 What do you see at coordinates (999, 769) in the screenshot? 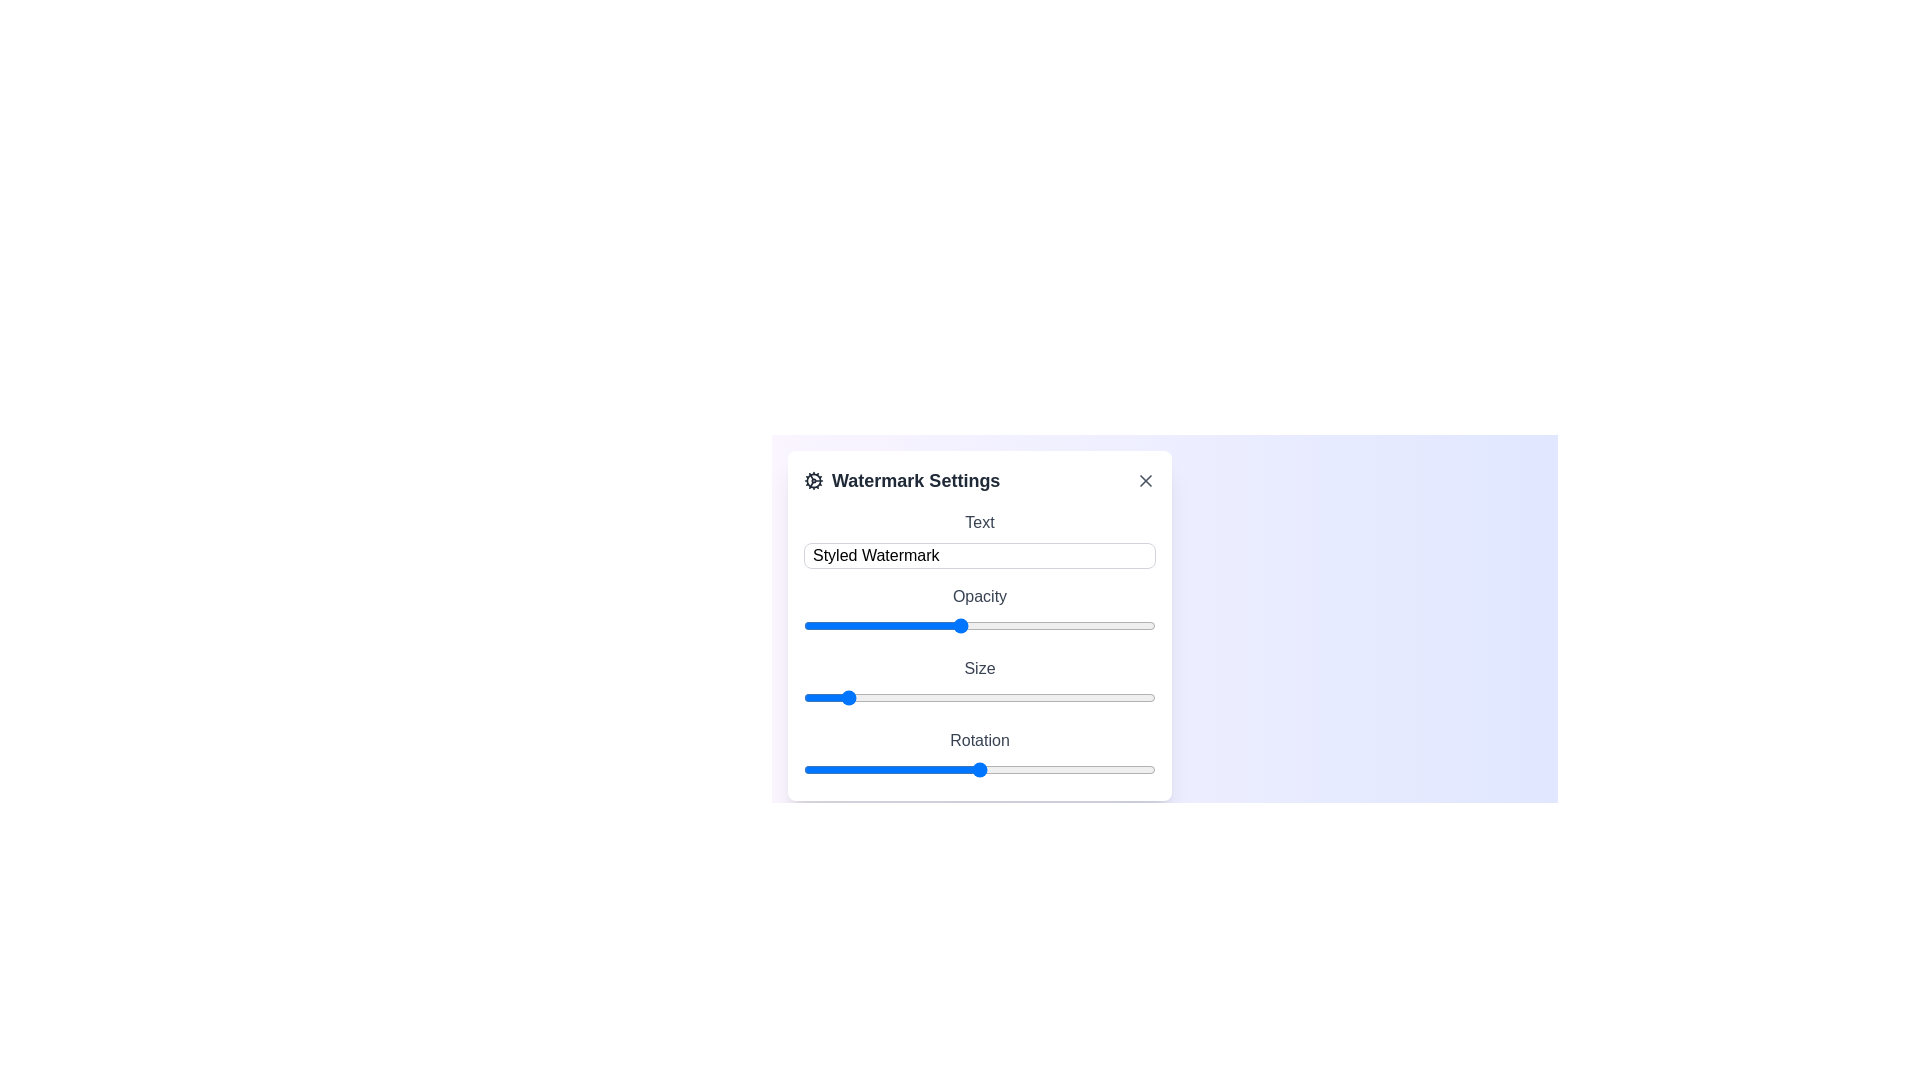
I see `rotation` at bounding box center [999, 769].